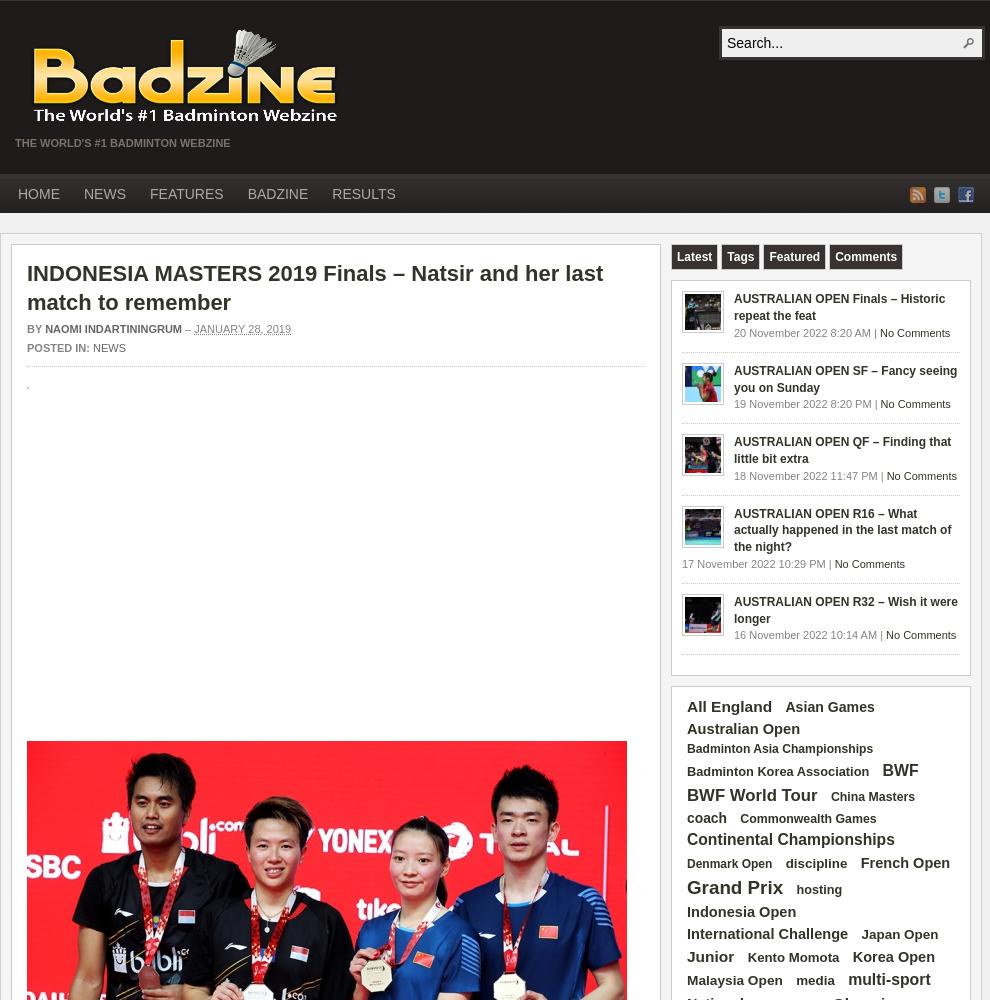 The image size is (990, 1000). What do you see at coordinates (838, 307) in the screenshot?
I see `'AUSTRALIAN OPEN Finals – Historic repeat the feat'` at bounding box center [838, 307].